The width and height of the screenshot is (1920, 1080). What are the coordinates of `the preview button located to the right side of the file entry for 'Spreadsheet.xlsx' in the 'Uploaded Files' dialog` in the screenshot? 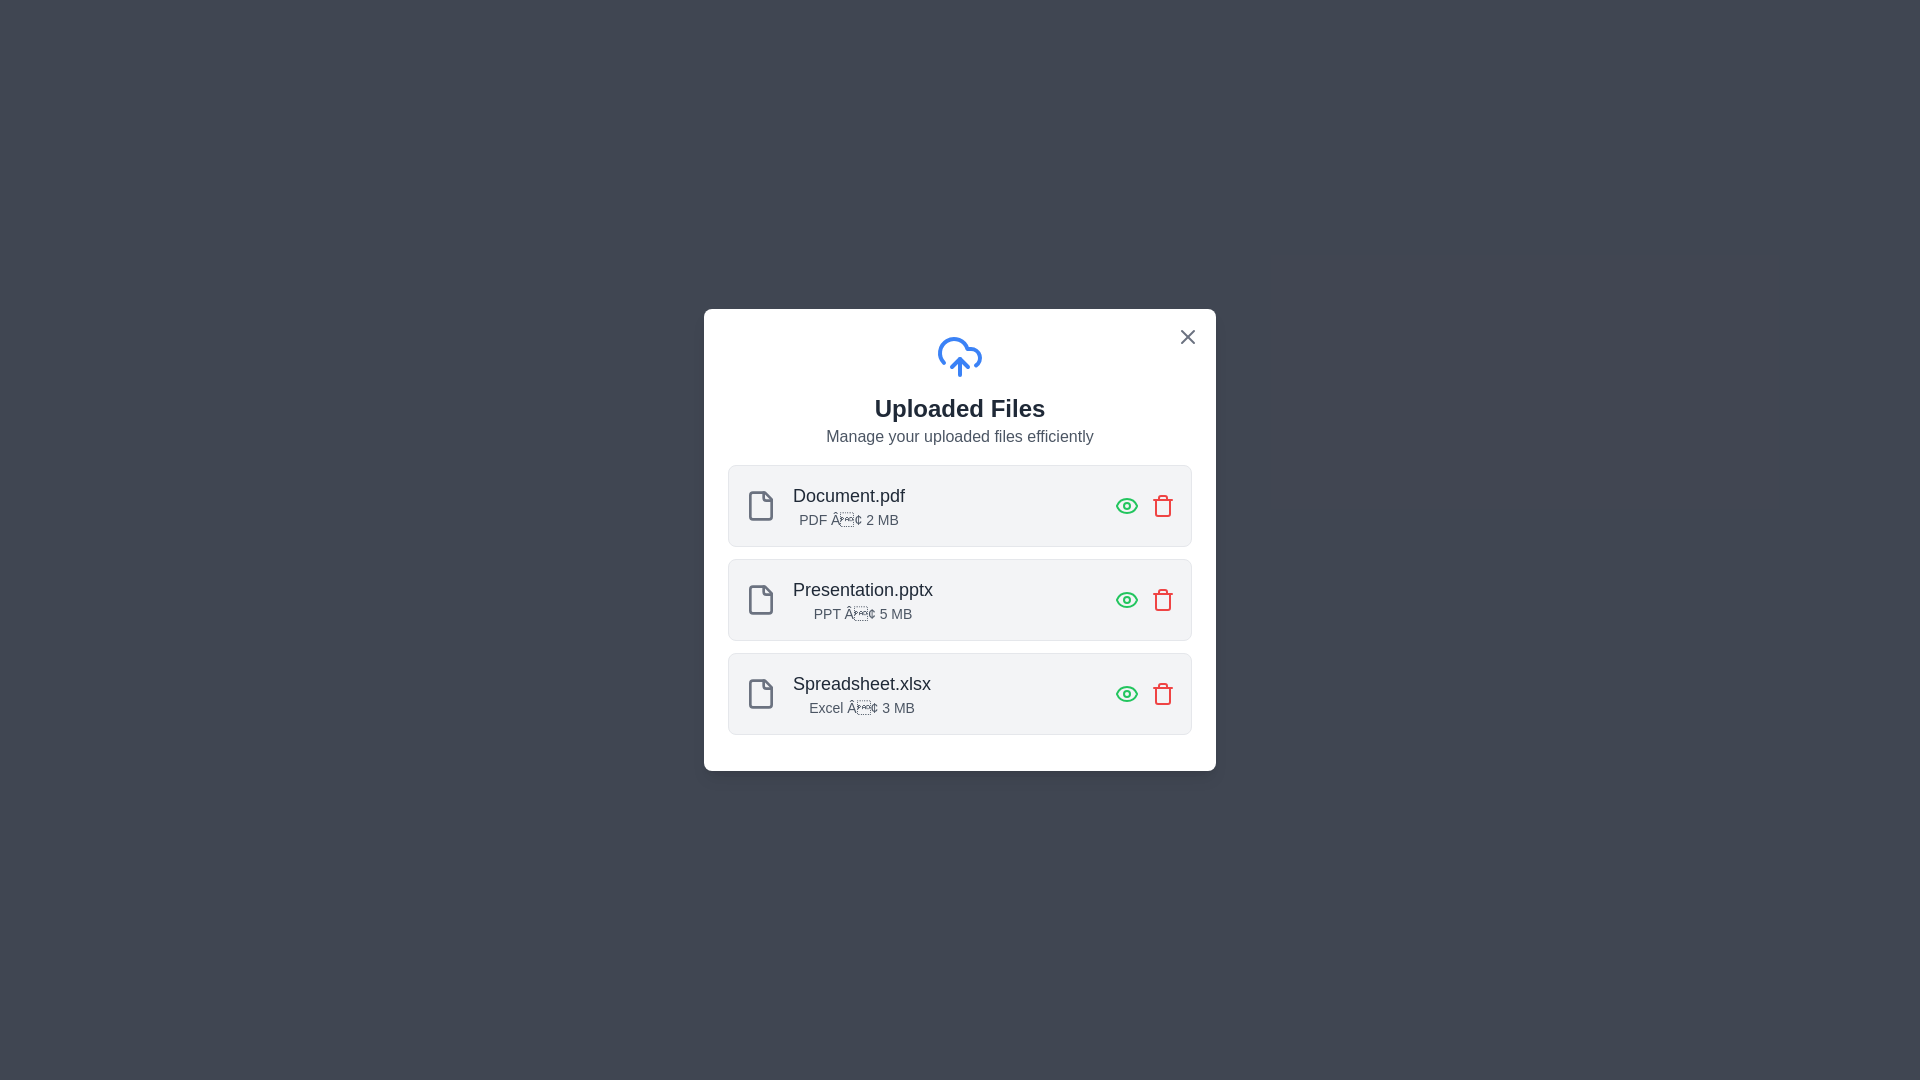 It's located at (1127, 693).